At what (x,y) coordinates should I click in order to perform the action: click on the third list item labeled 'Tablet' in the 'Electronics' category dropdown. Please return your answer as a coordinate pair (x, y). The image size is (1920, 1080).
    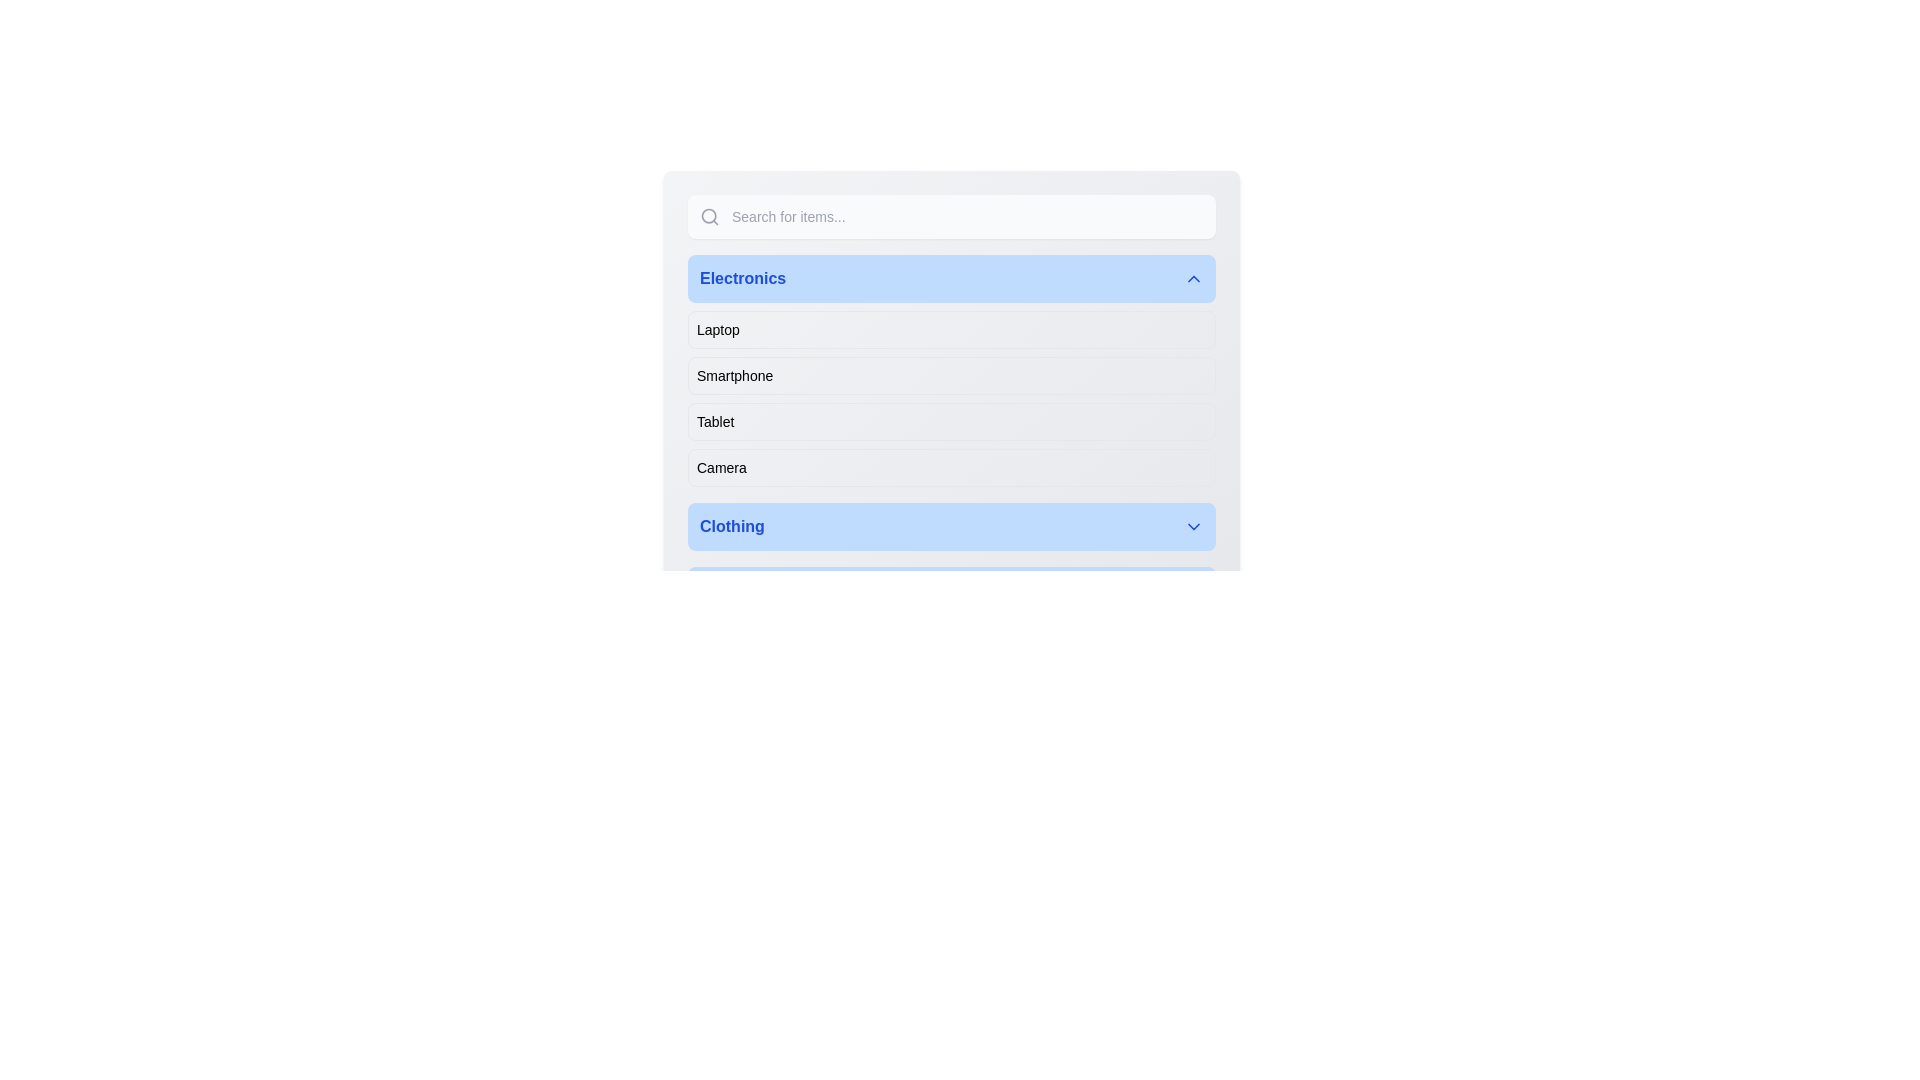
    Looking at the image, I should click on (950, 420).